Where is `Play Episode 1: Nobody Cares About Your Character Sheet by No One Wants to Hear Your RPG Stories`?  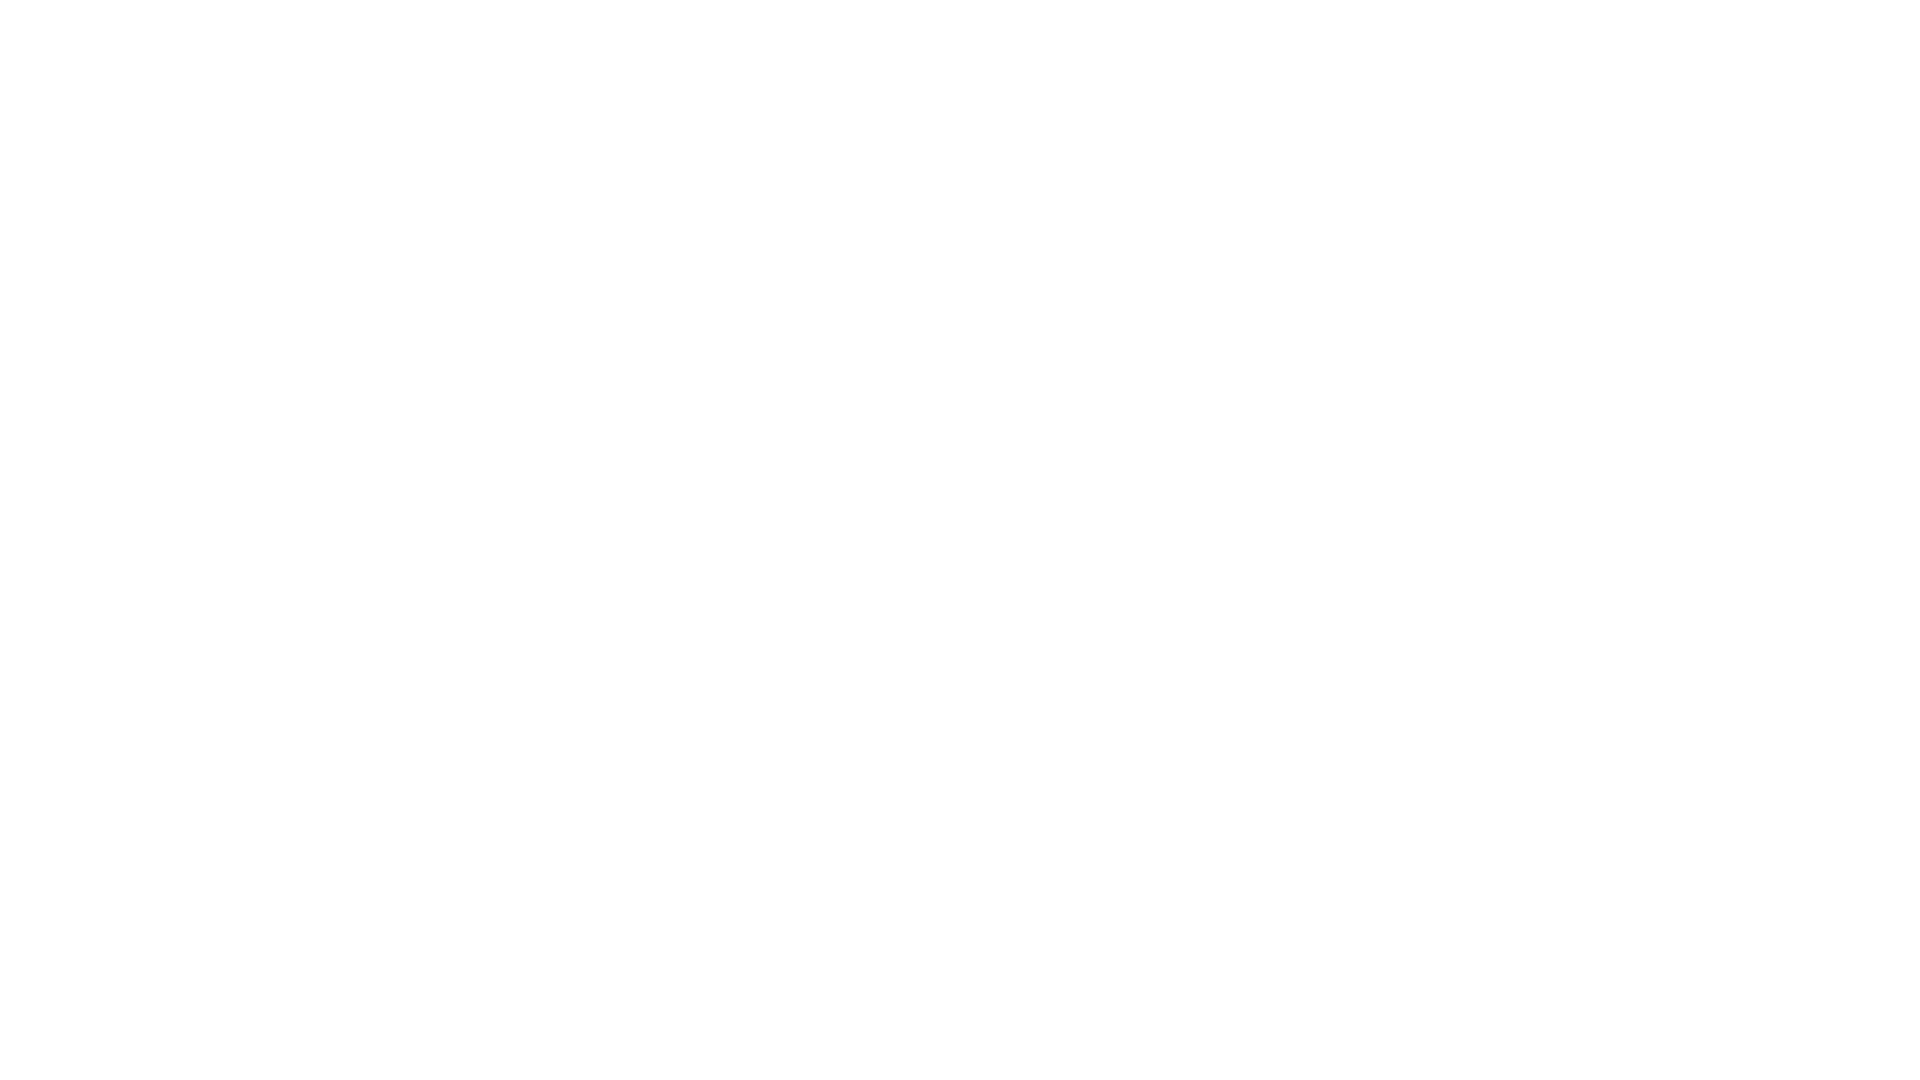 Play Episode 1: Nobody Cares About Your Character Sheet by No One Wants to Hear Your RPG Stories is located at coordinates (268, 728).